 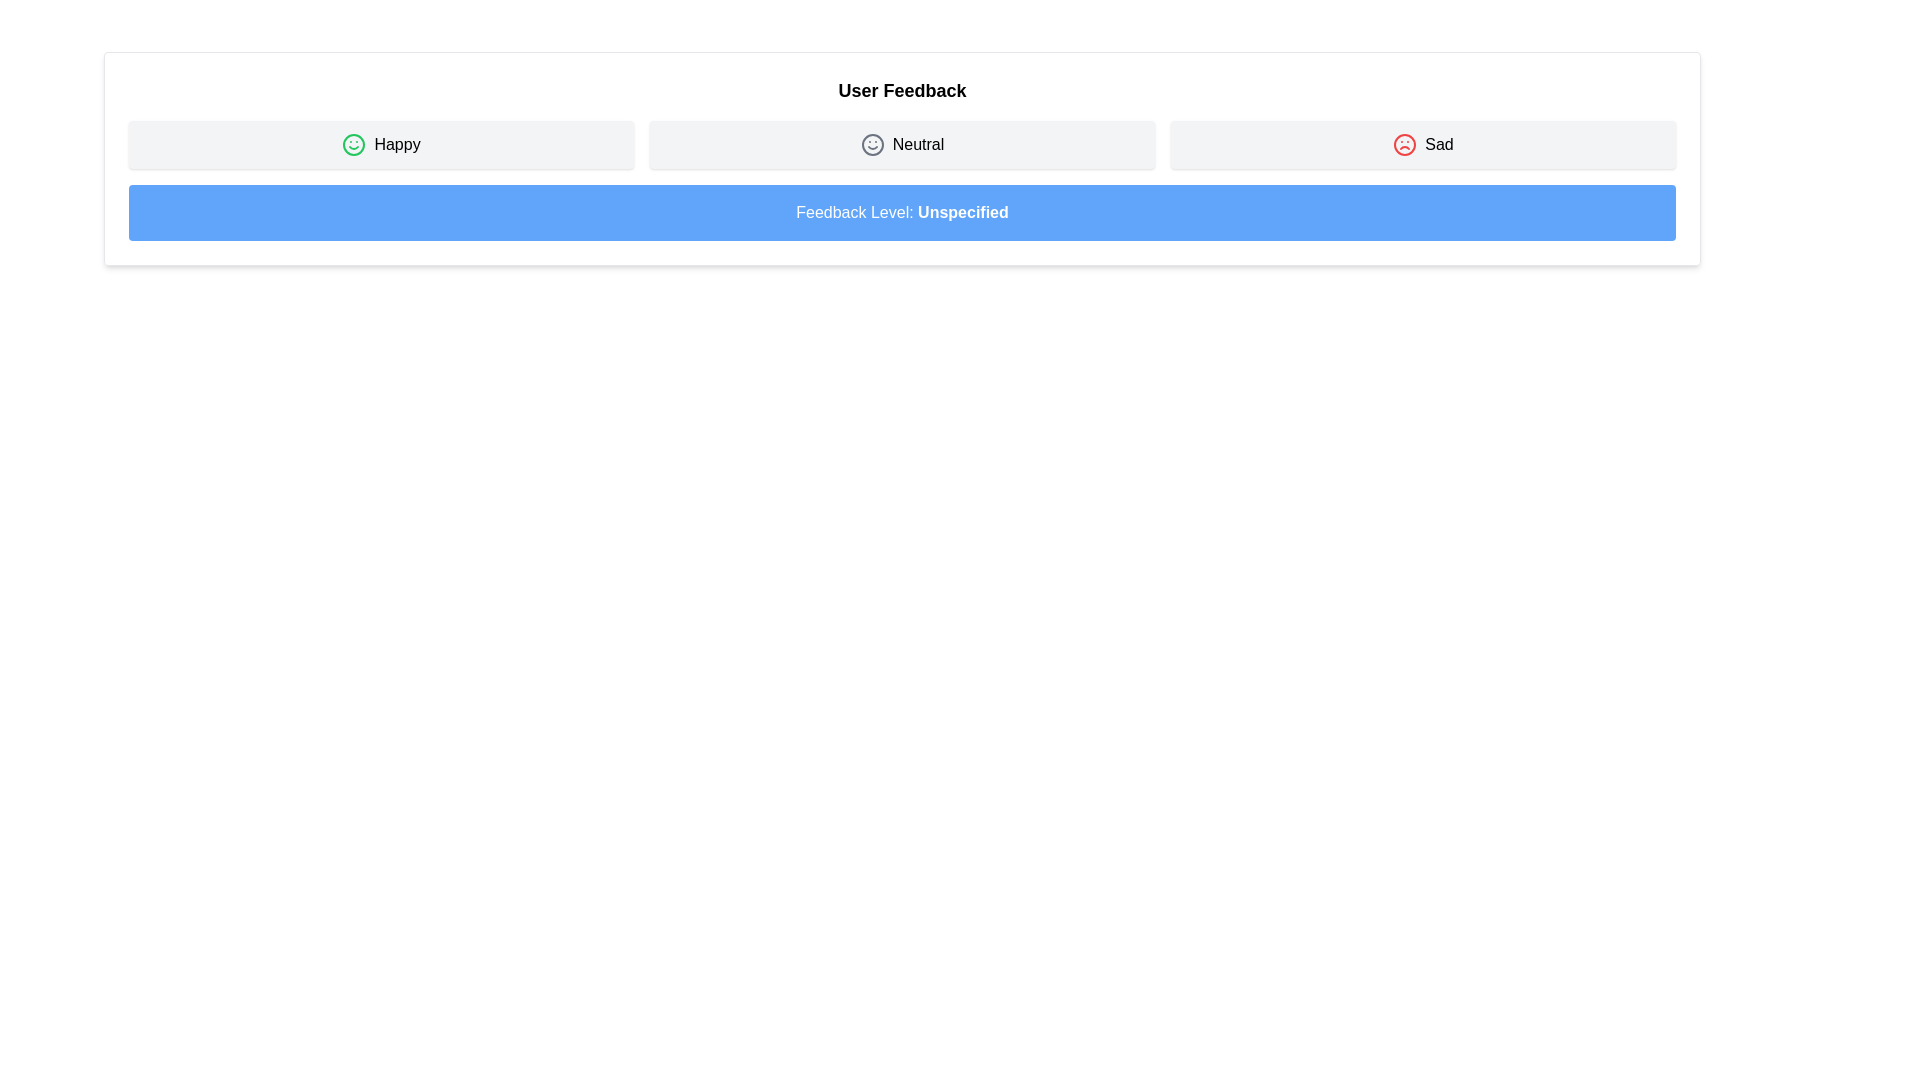 I want to click on the button with a neutral light-gray background and a smiley face emoji labeled 'Neutral', so click(x=901, y=144).